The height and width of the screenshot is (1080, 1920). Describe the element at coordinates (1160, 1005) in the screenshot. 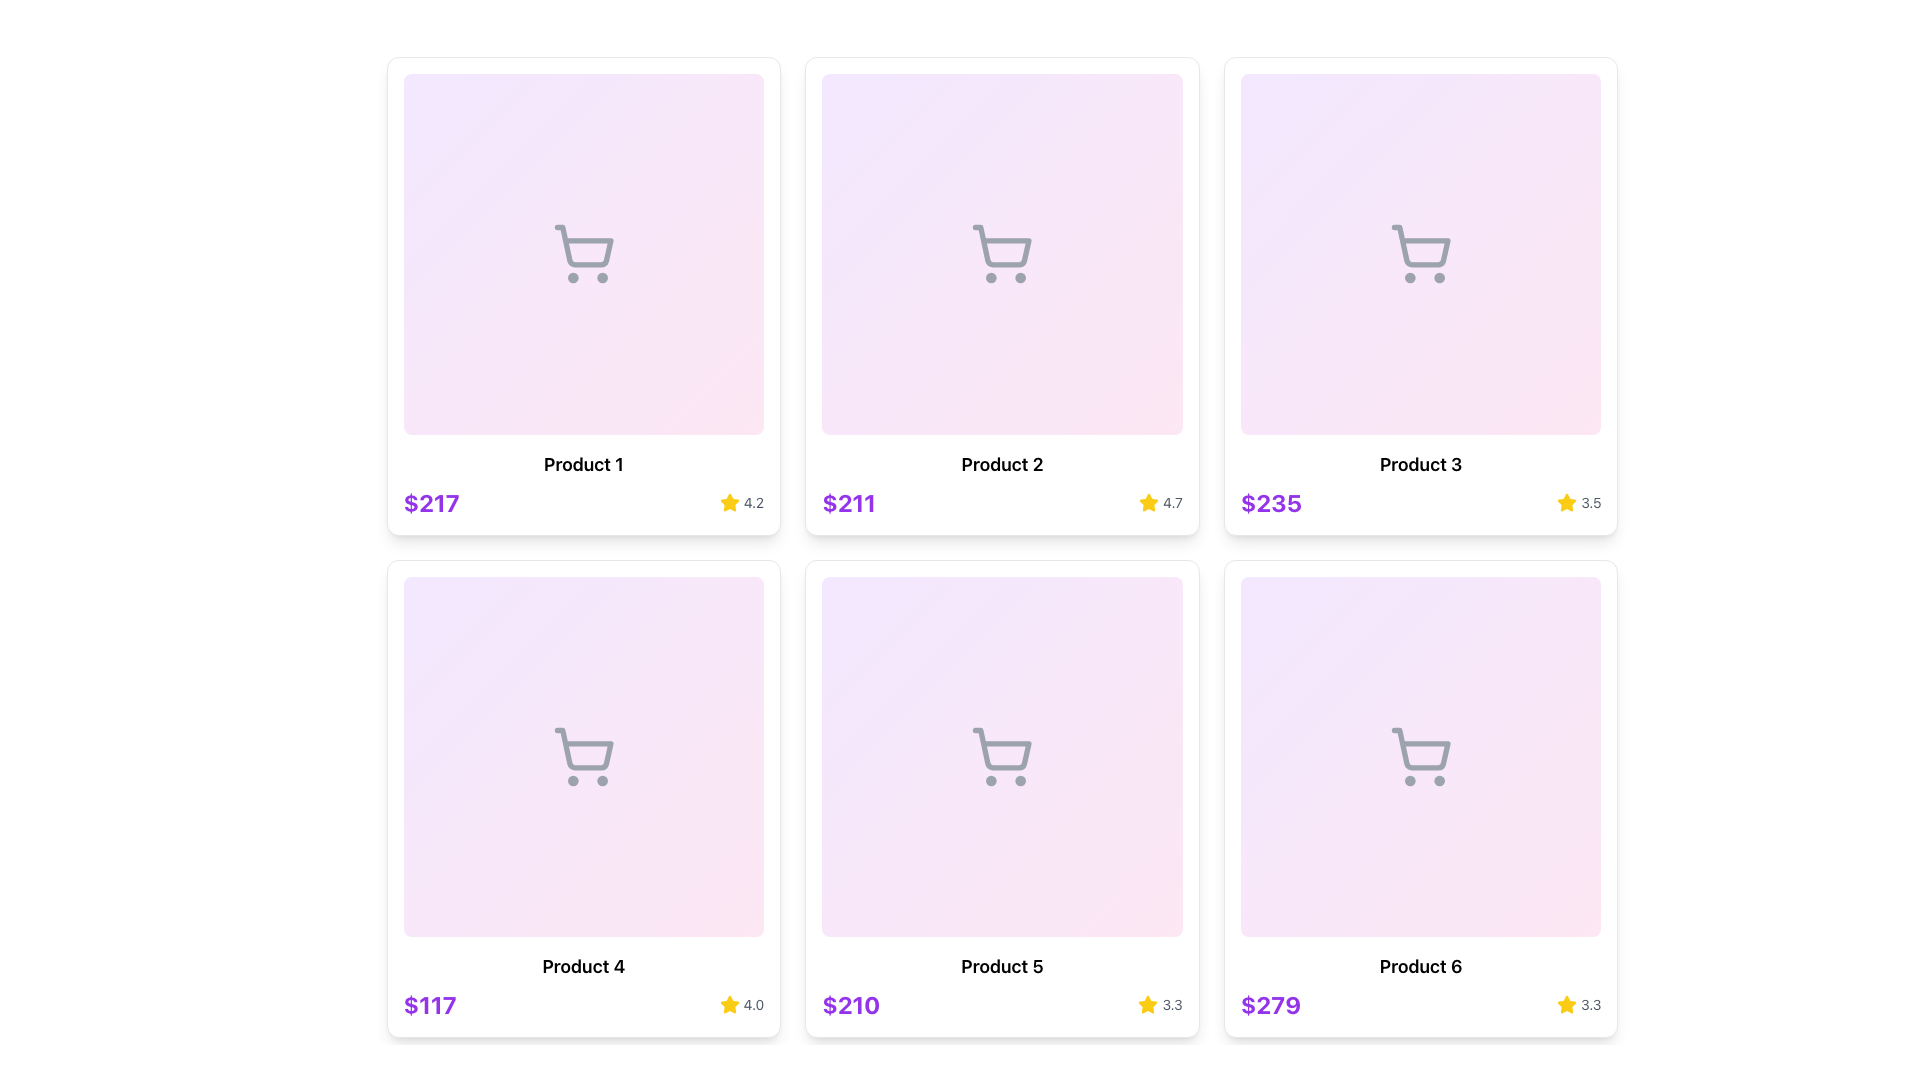

I see `the Rating indicator element, which consists of a yellow star icon and the gray text '3.3' located at the bottom-right corner of the 'Product 5' card` at that location.